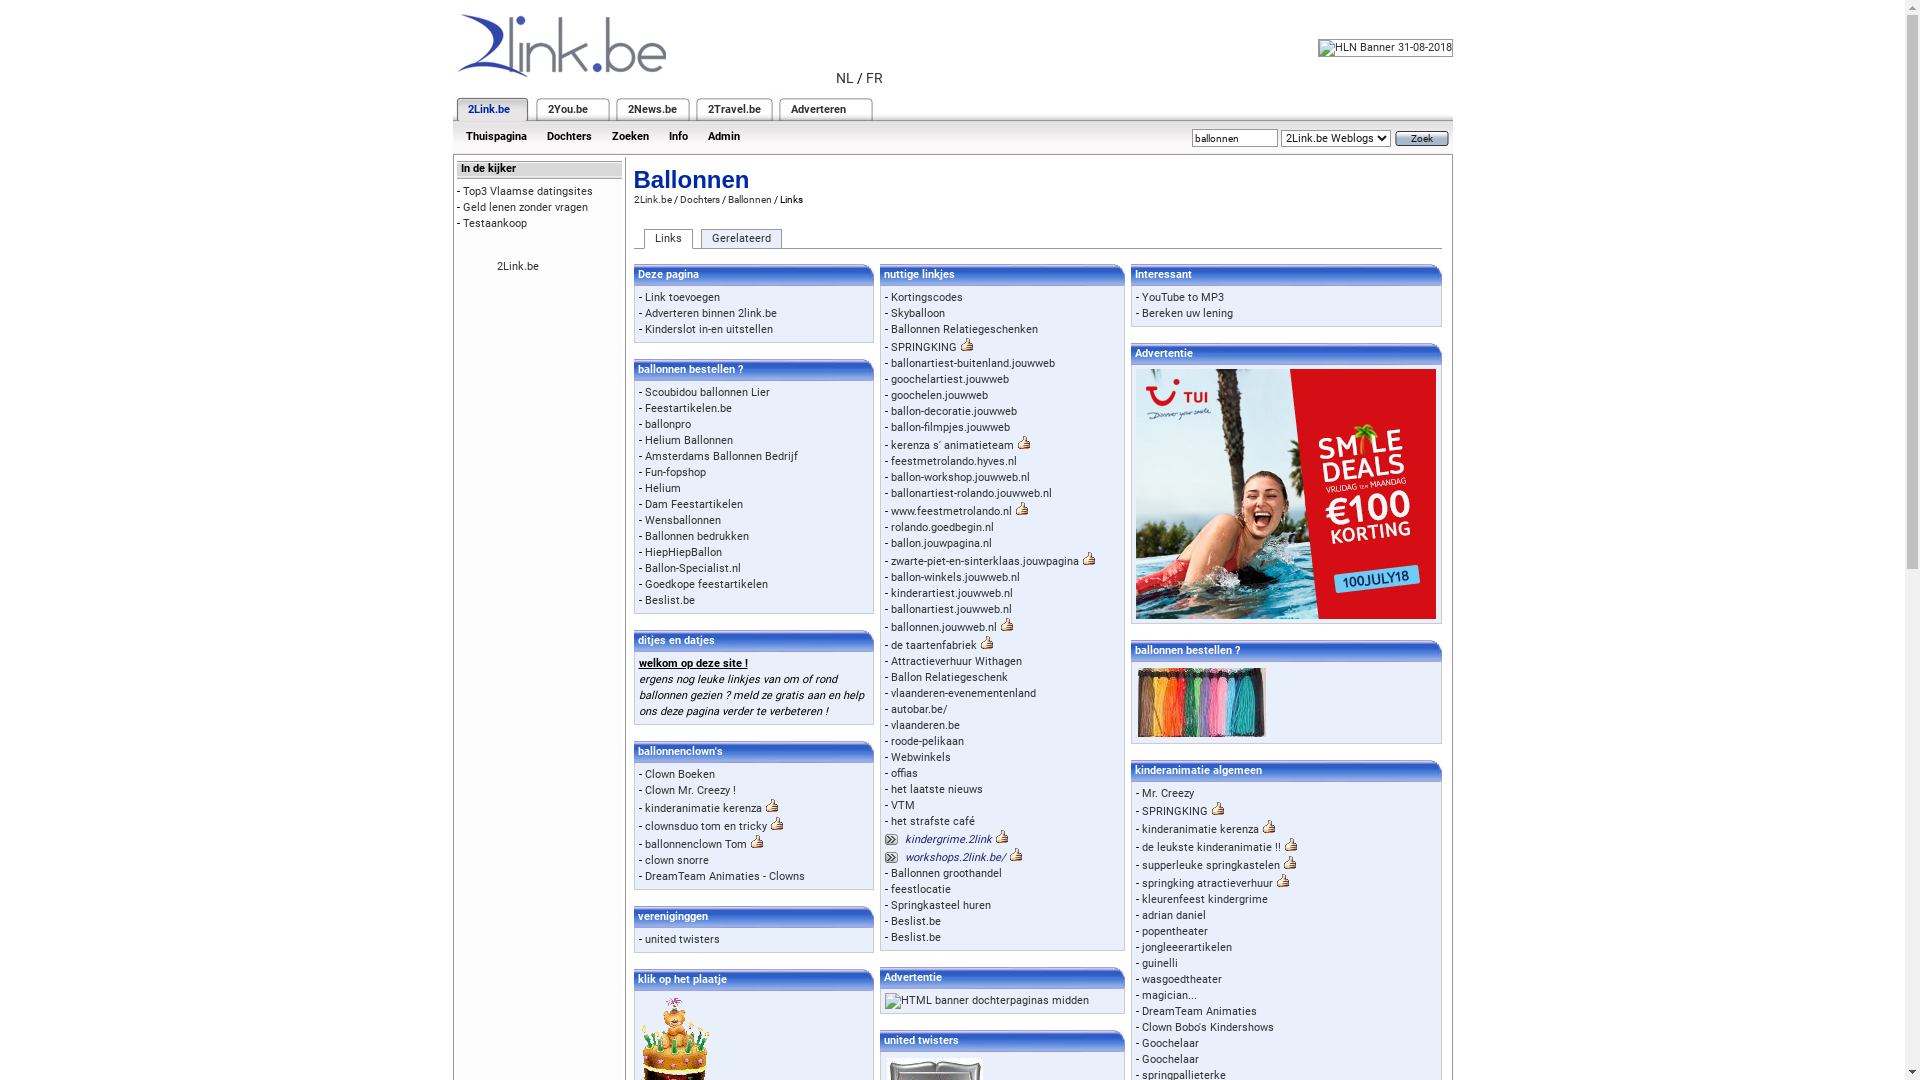 The height and width of the screenshot is (1080, 1920). I want to click on 'Ballonnen Relatiegeschenken', so click(964, 328).